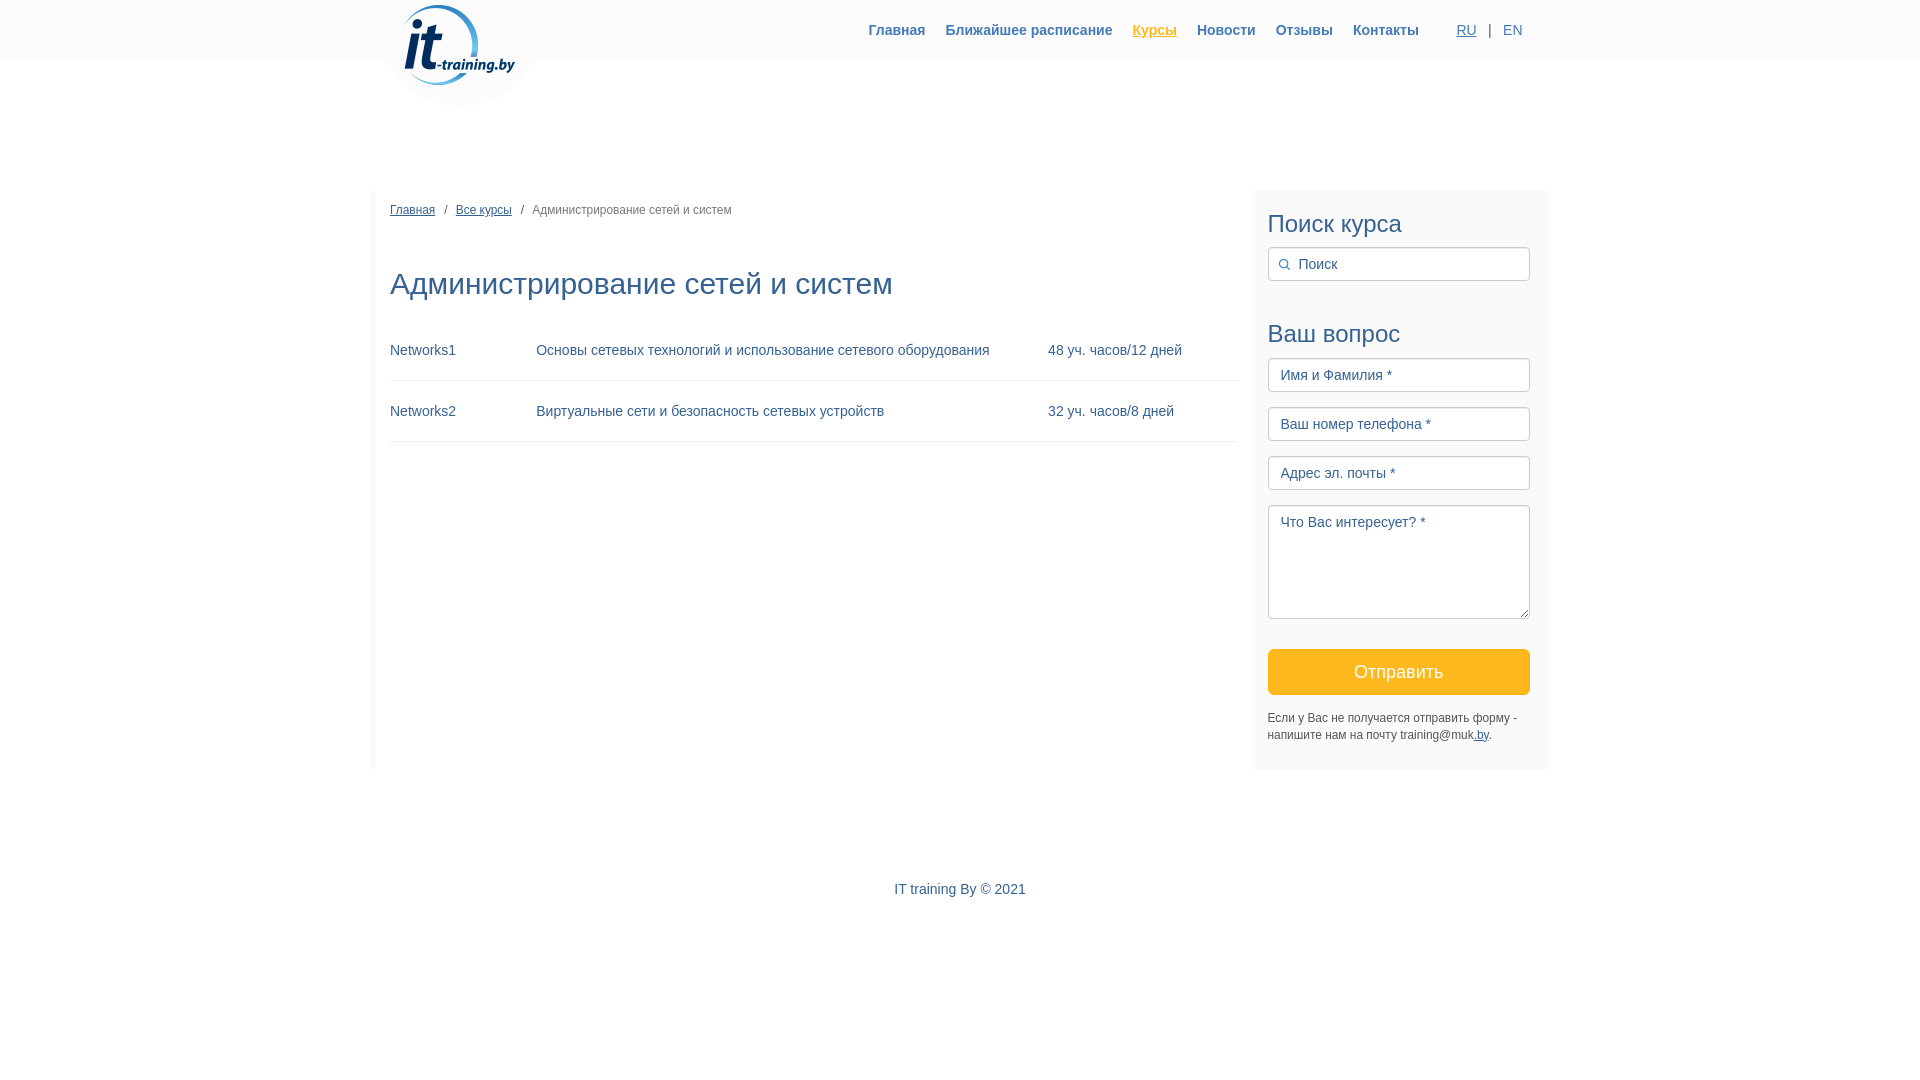 This screenshot has width=1920, height=1080. I want to click on 'training@muk.by', so click(832, 818).